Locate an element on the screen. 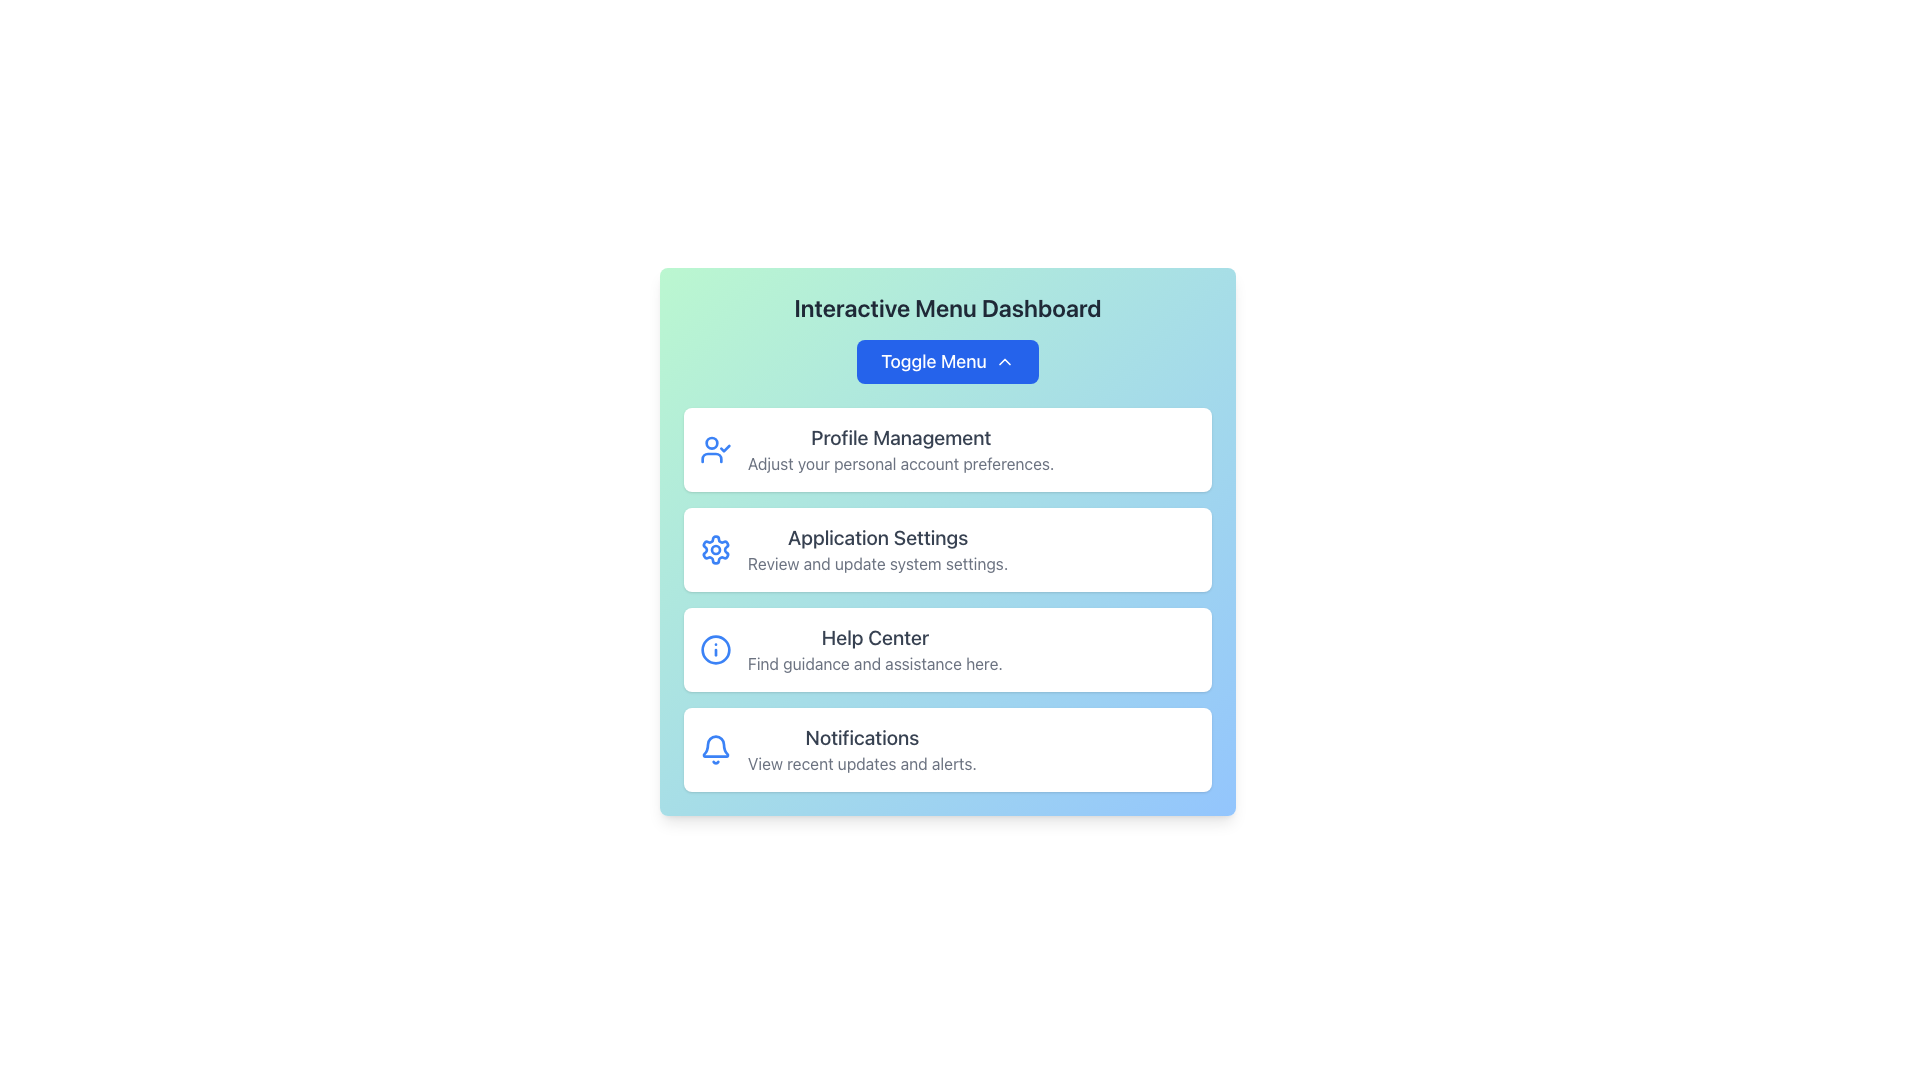 This screenshot has width=1920, height=1080. the text label that says 'View recent updates and alerts.' located below the 'Notifications' title in the Notifications section is located at coordinates (862, 763).